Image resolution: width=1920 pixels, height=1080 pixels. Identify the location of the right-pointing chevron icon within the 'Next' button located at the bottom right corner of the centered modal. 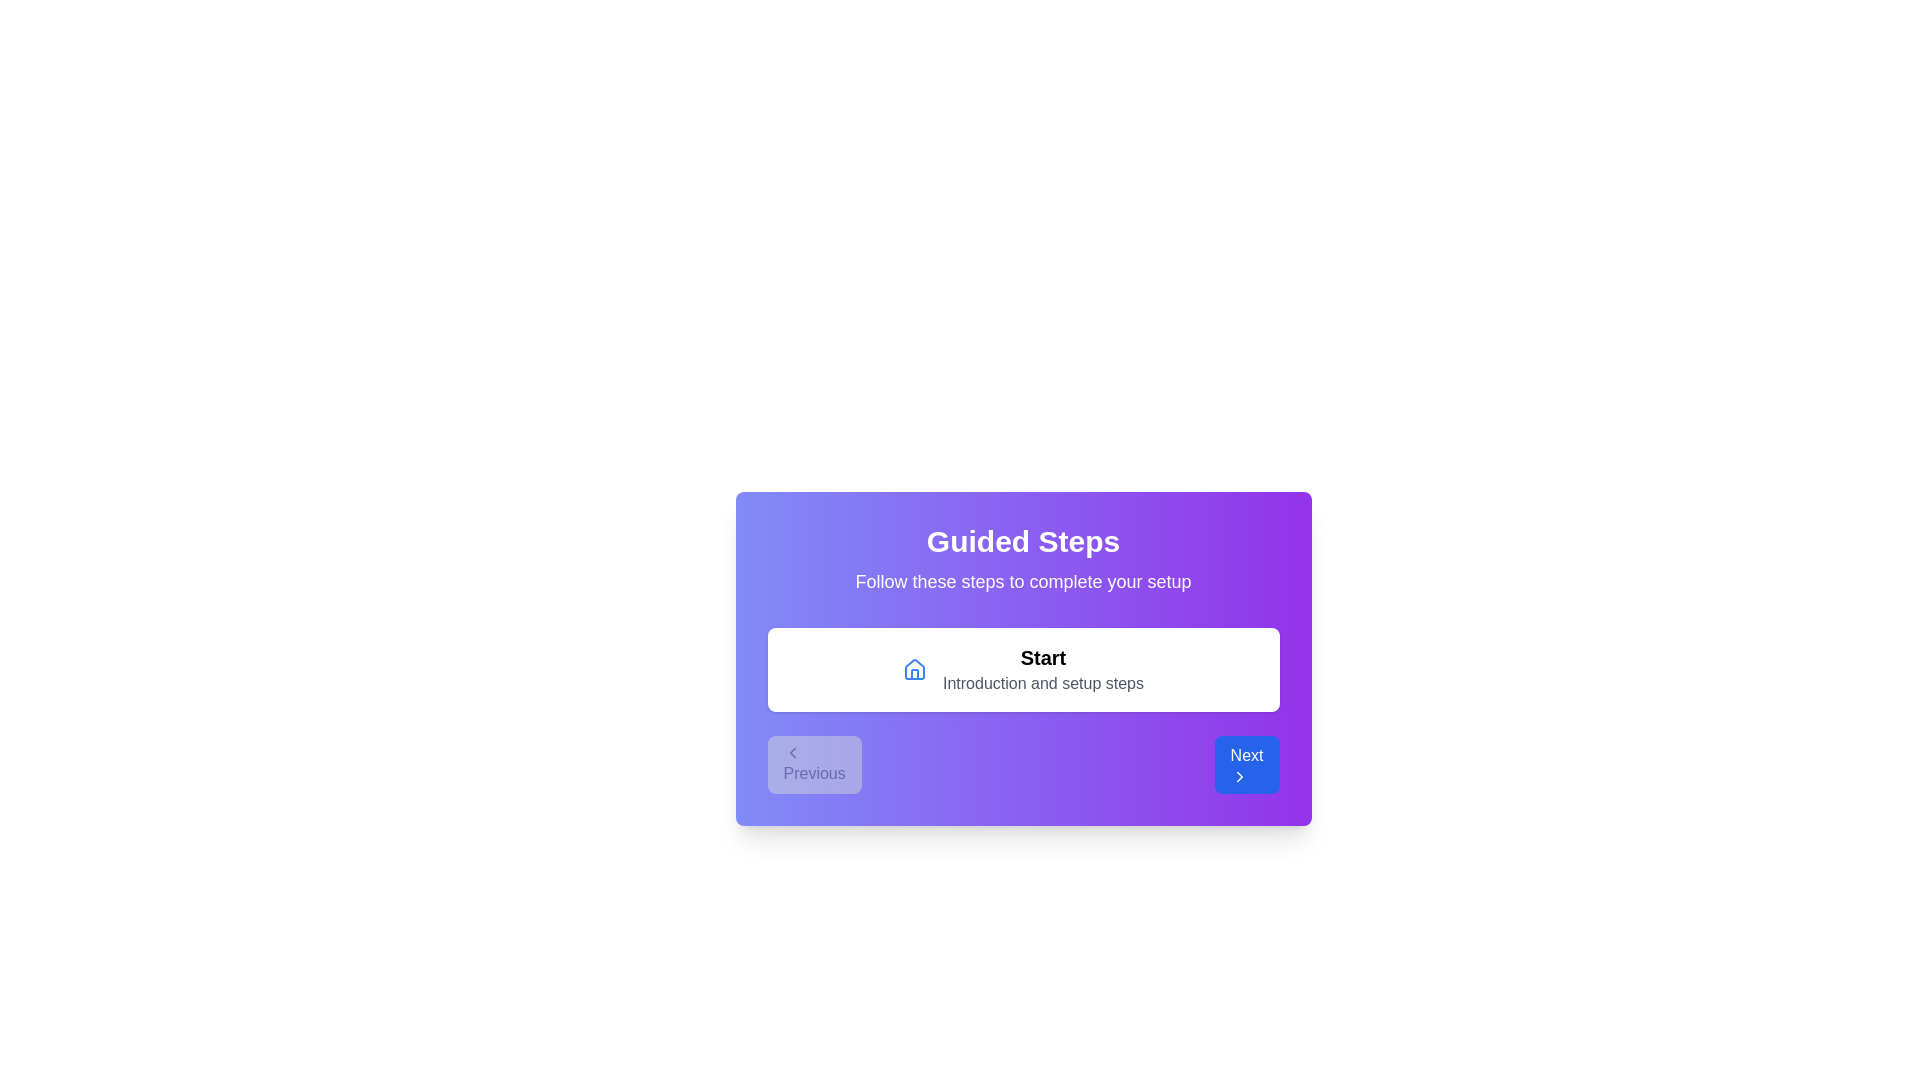
(1238, 775).